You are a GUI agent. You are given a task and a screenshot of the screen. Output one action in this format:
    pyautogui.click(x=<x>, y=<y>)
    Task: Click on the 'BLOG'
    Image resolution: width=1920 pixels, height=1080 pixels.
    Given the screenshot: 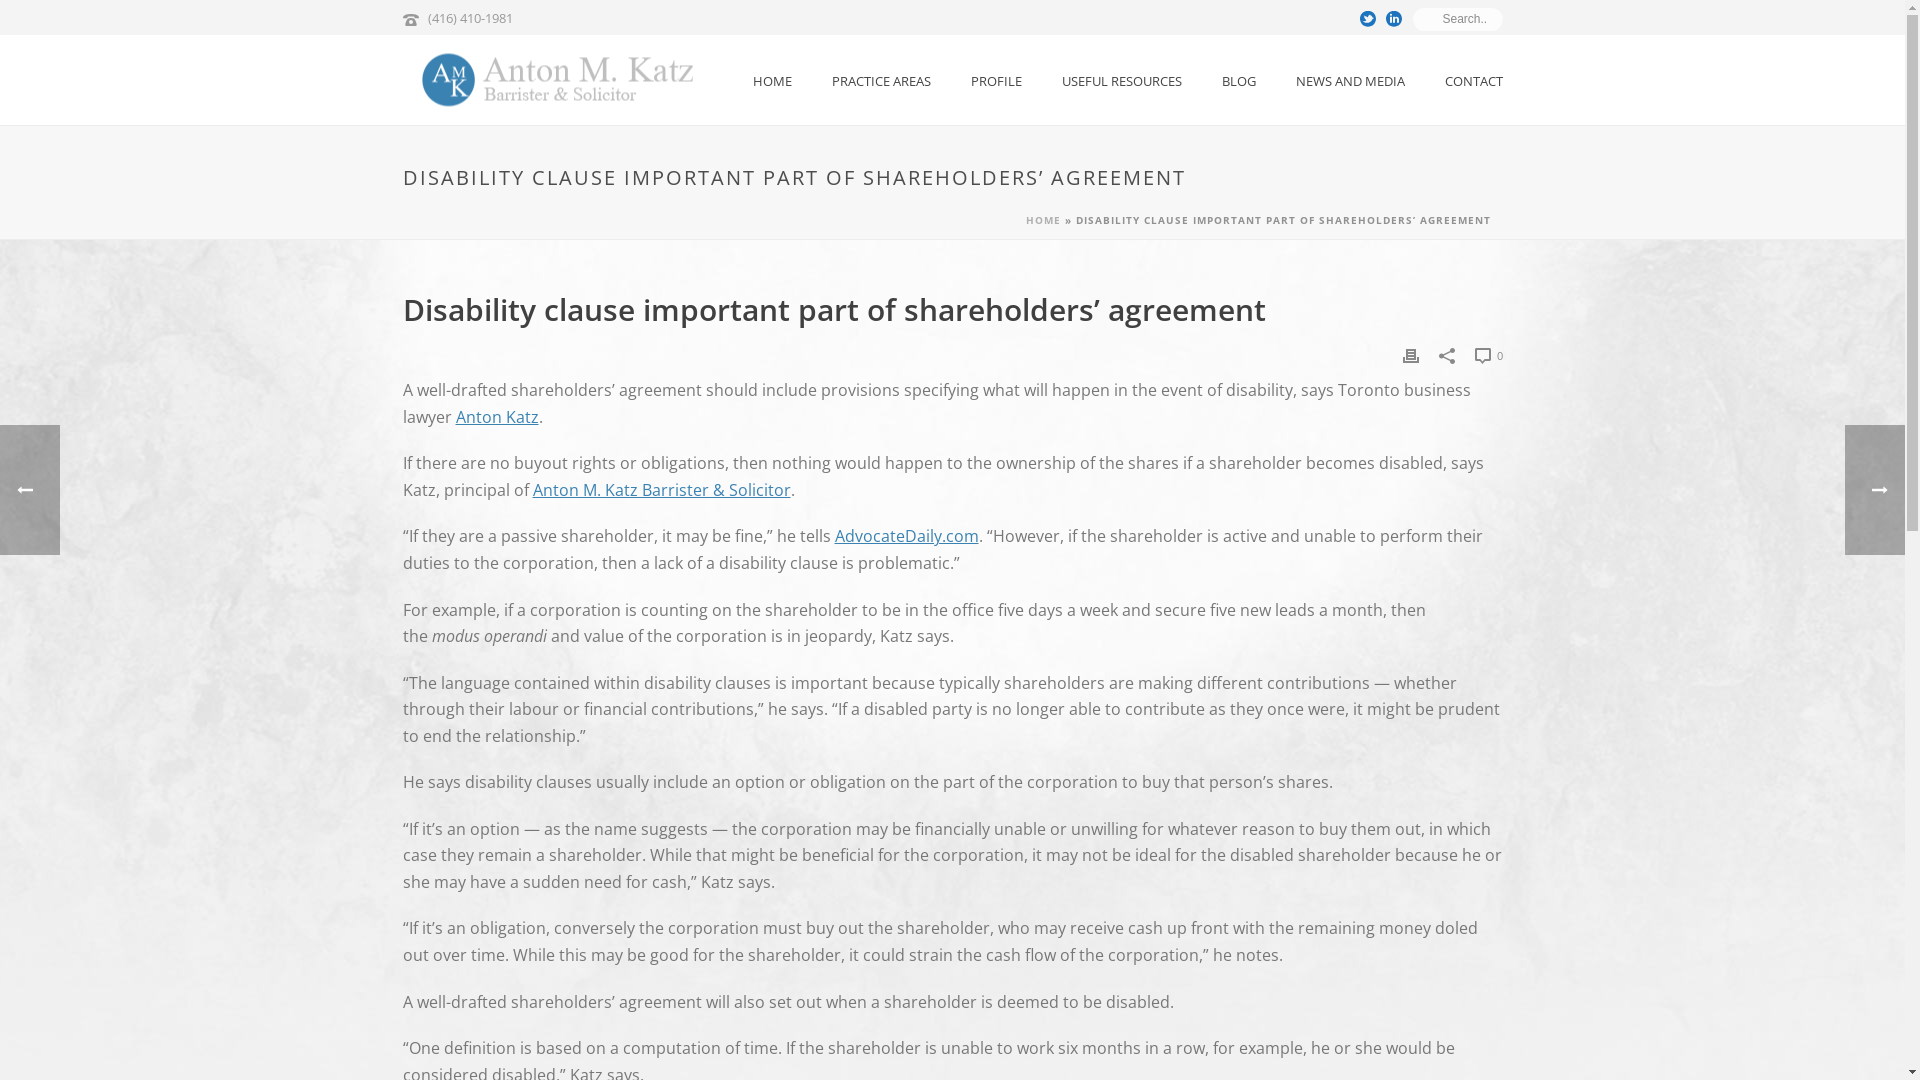 What is the action you would take?
    pyautogui.click(x=1237, y=80)
    